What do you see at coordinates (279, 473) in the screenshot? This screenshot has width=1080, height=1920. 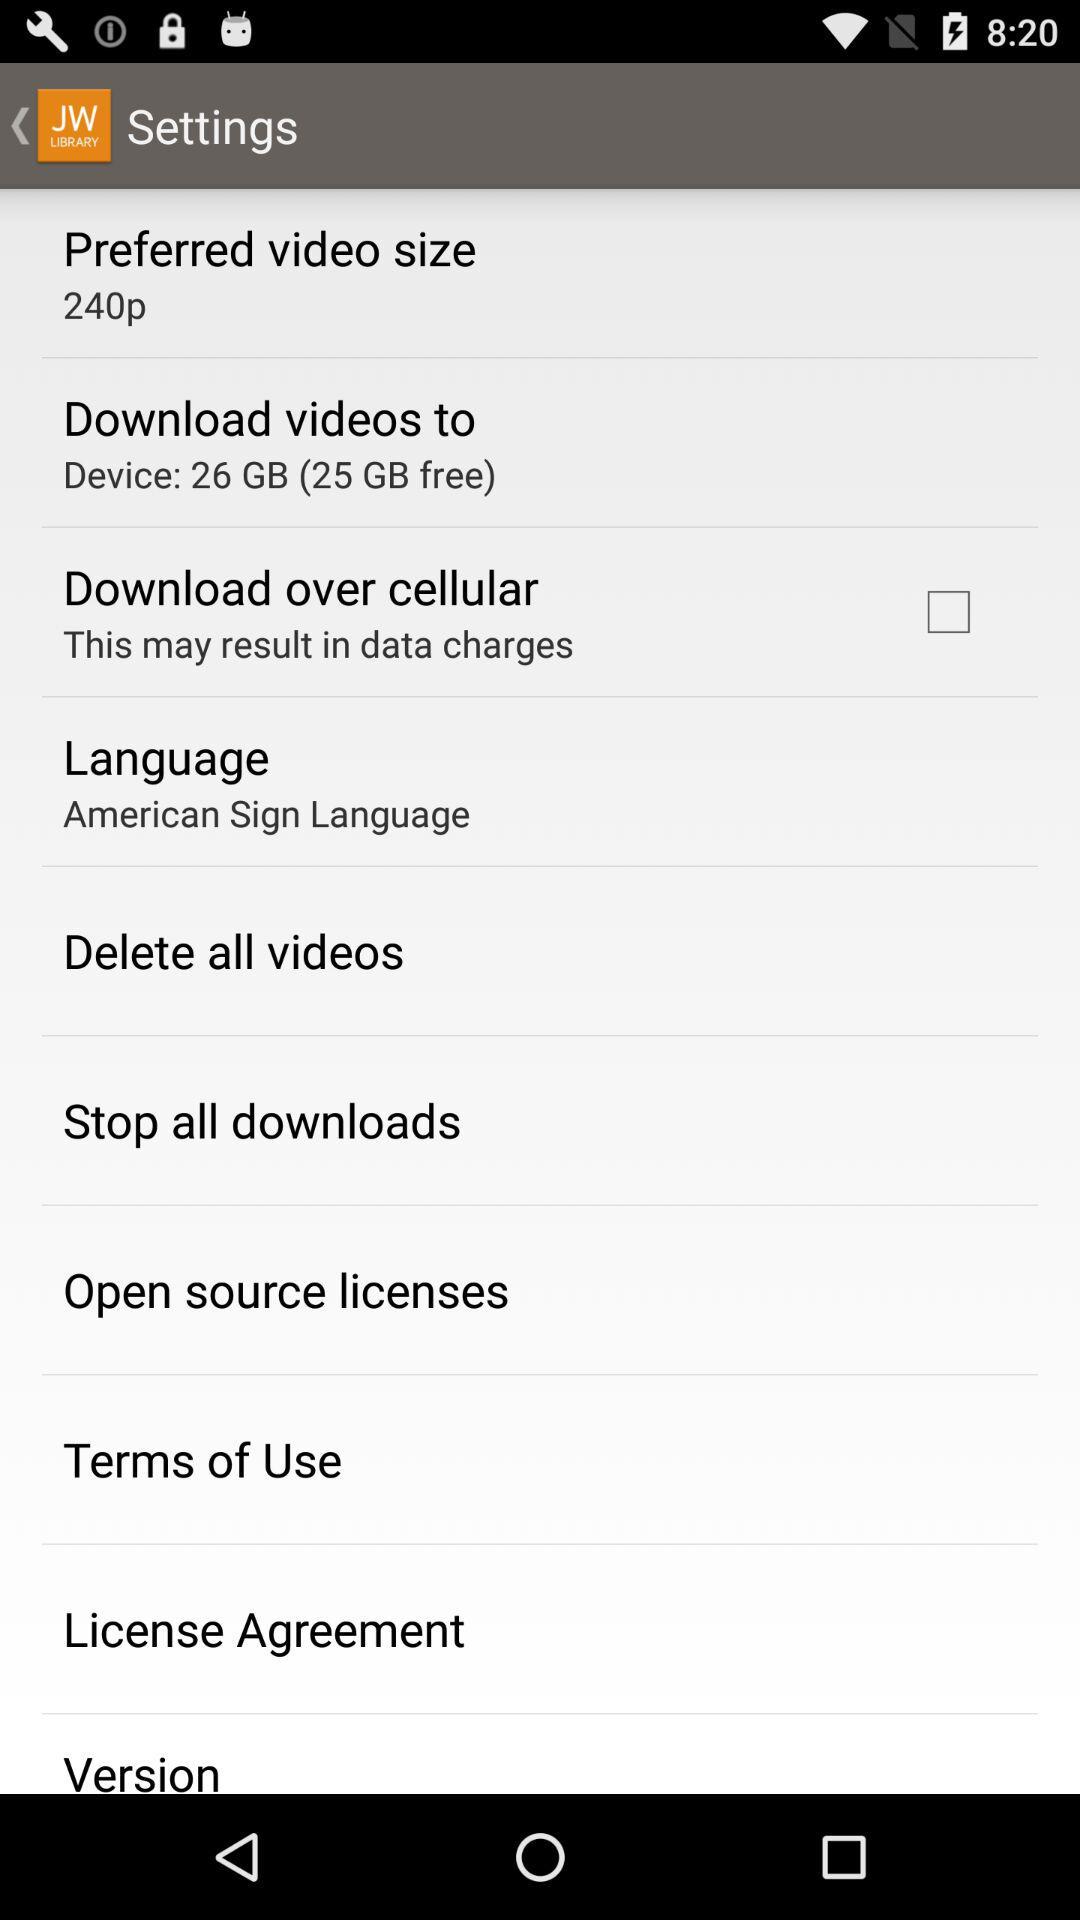 I see `item below download videos to app` at bounding box center [279, 473].